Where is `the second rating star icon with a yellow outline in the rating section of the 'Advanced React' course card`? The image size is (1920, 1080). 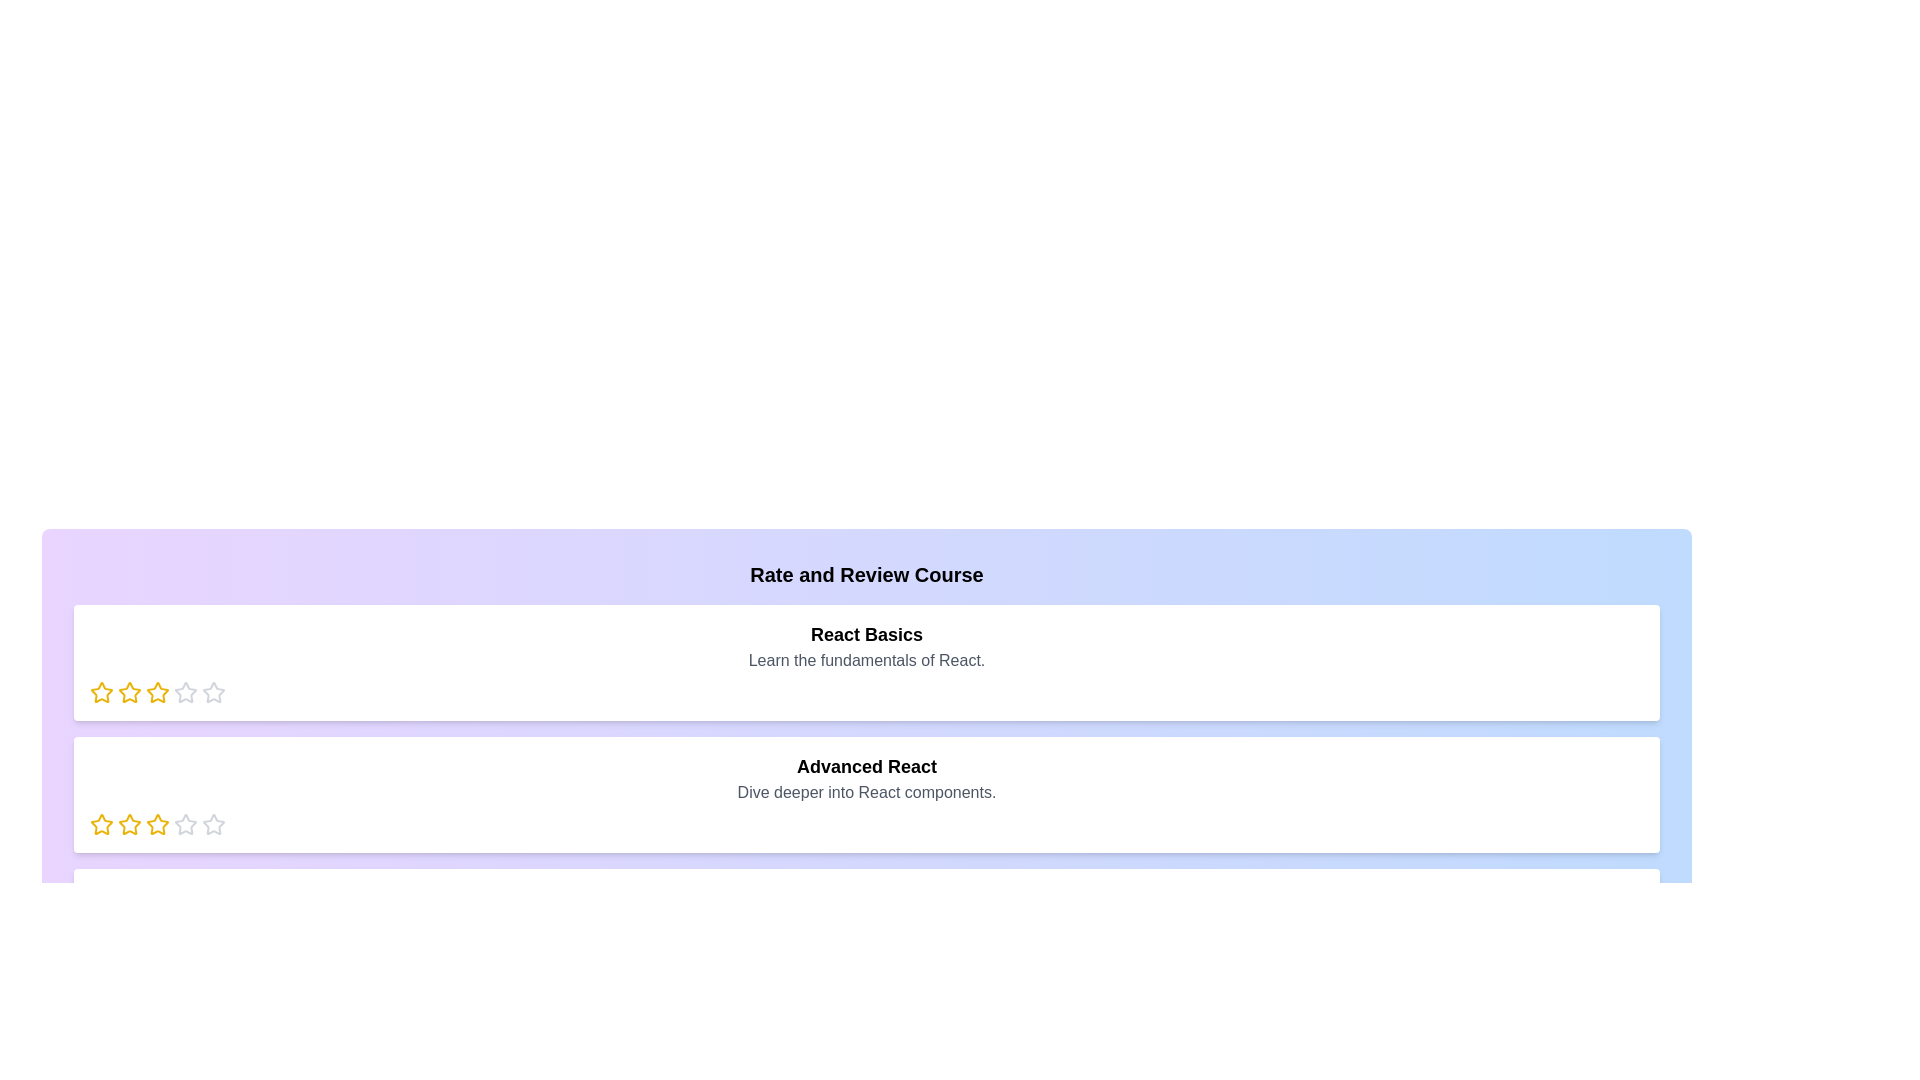
the second rating star icon with a yellow outline in the rating section of the 'Advanced React' course card is located at coordinates (128, 824).